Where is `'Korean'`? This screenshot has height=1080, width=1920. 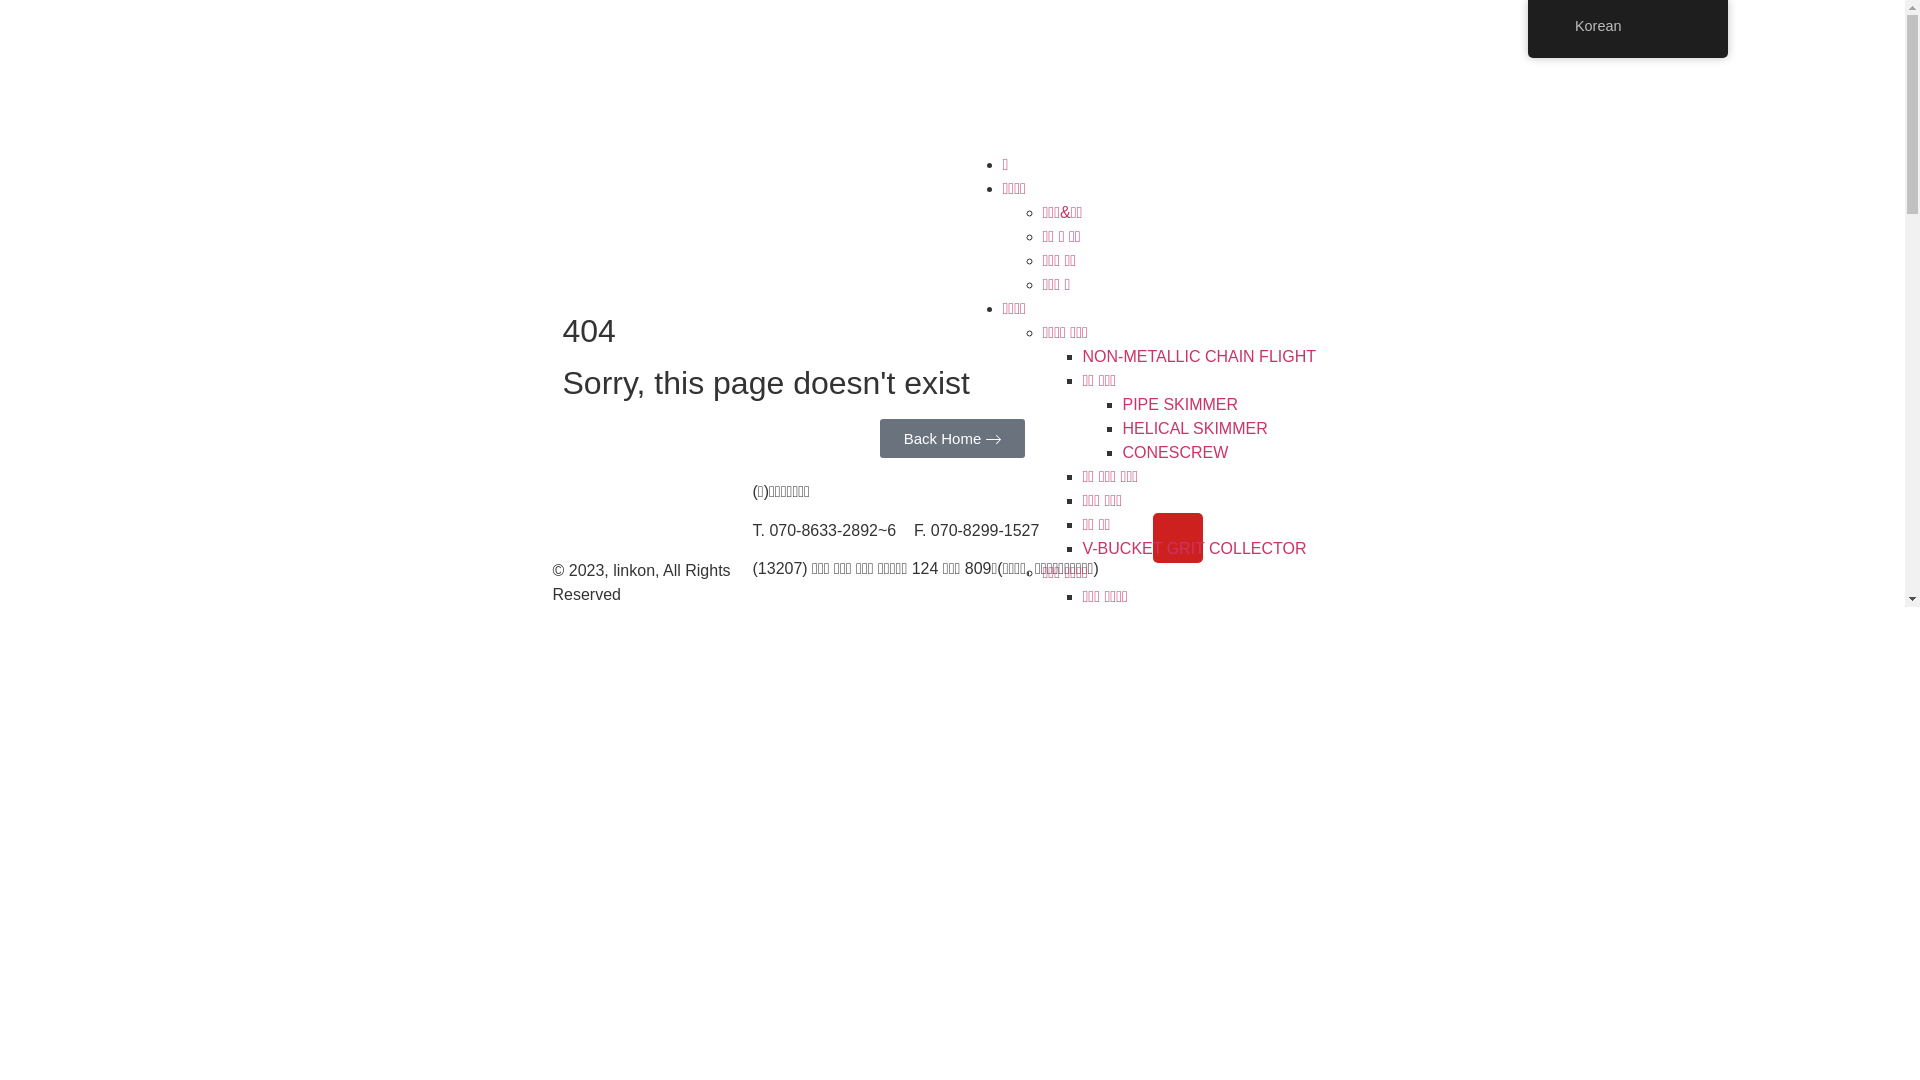
'Korean' is located at coordinates (1559, 27).